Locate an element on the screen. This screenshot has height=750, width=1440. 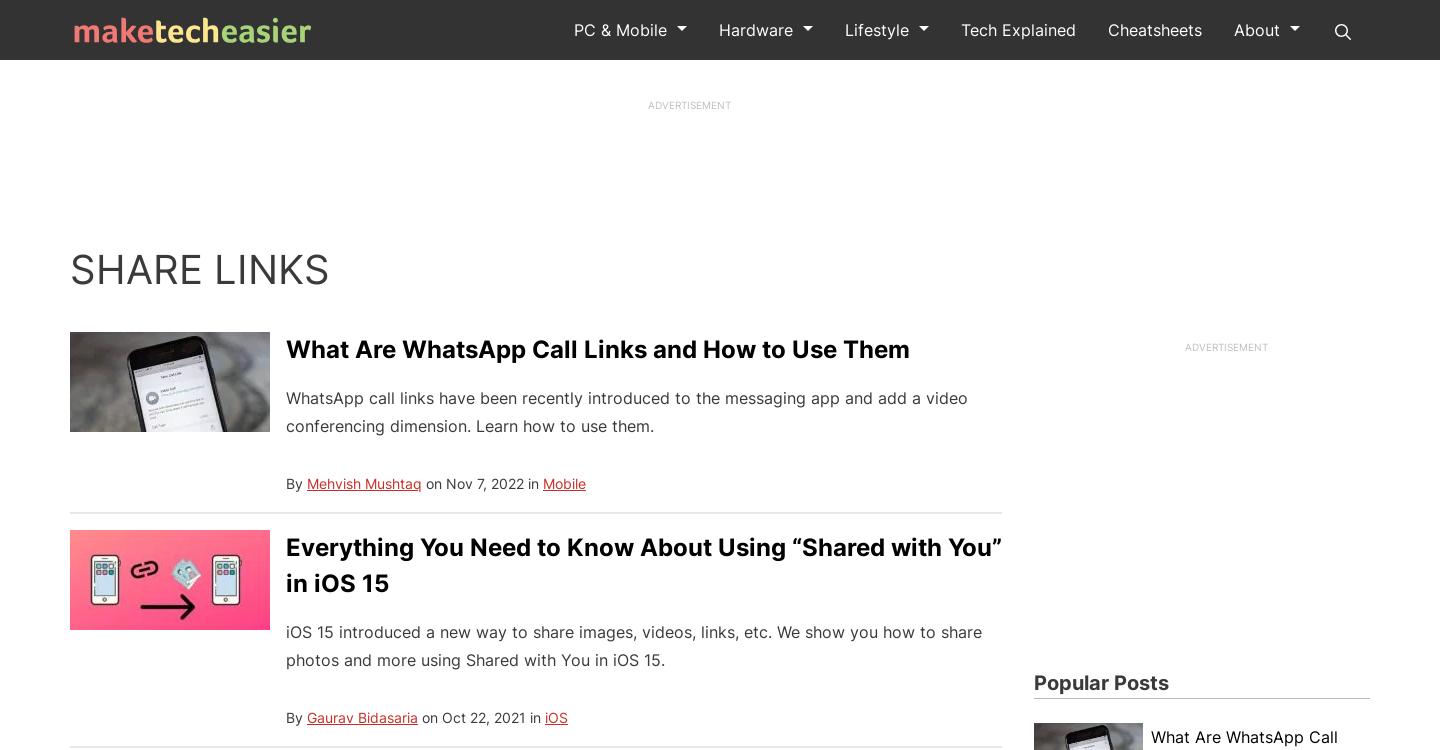
'WhatsApp call links have been recently introduced to the messaging app and add a video conferencing dimension. Learn how to use them.' is located at coordinates (625, 411).